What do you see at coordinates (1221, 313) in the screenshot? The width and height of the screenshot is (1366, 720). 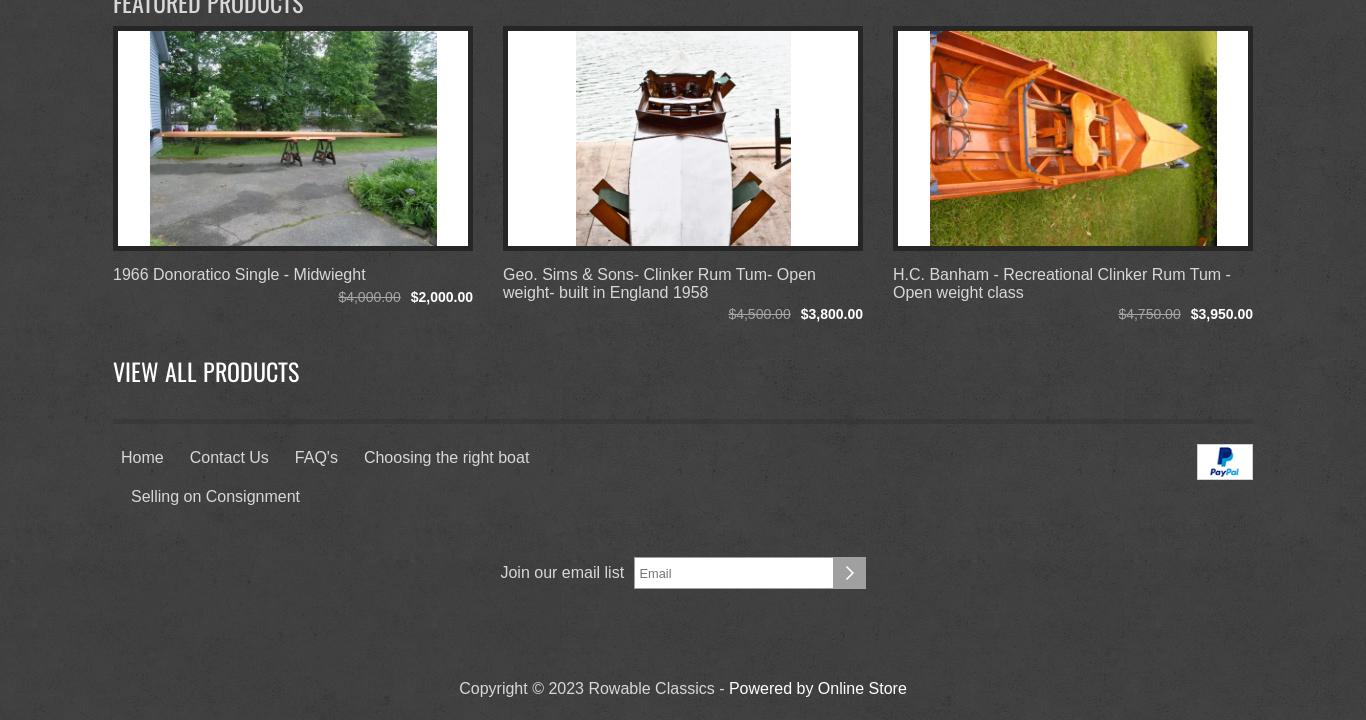 I see `'$3,950.00'` at bounding box center [1221, 313].